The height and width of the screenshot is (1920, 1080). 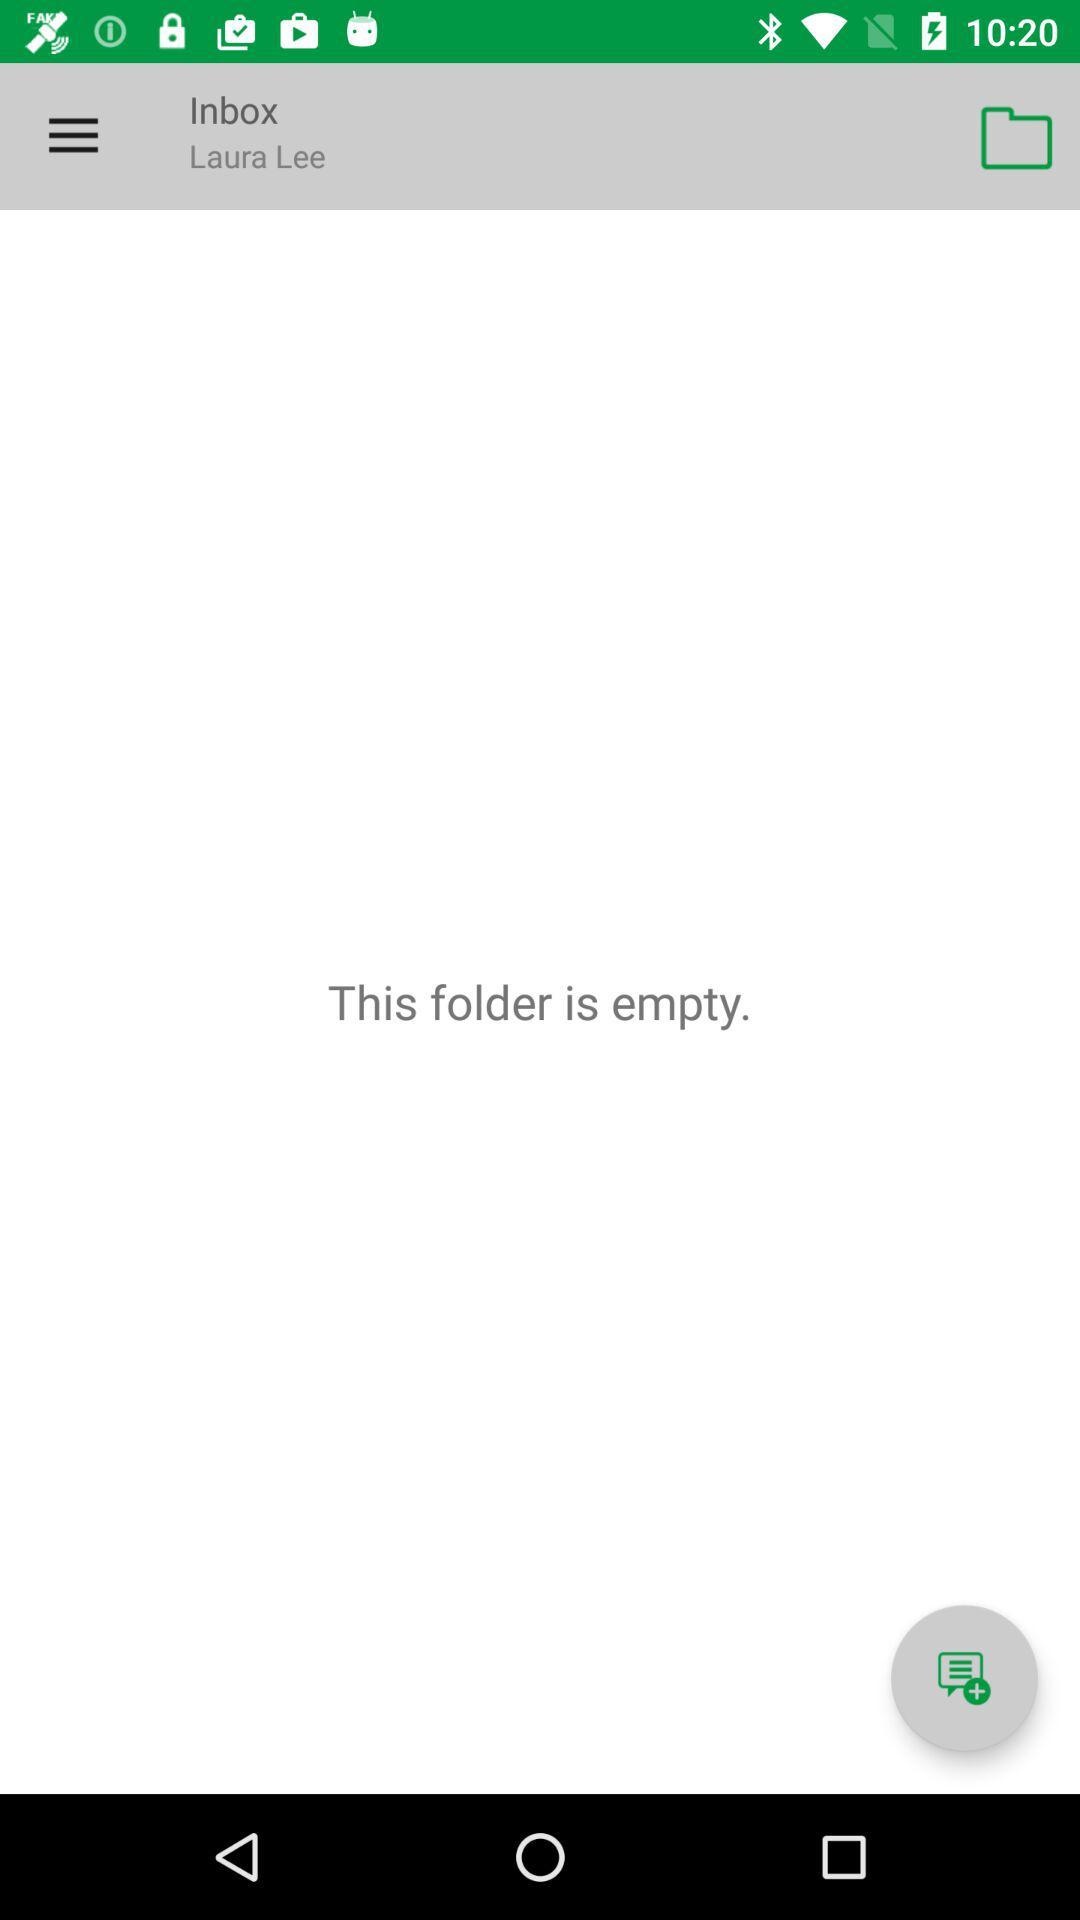 I want to click on icon to the left of inbox, so click(x=72, y=135).